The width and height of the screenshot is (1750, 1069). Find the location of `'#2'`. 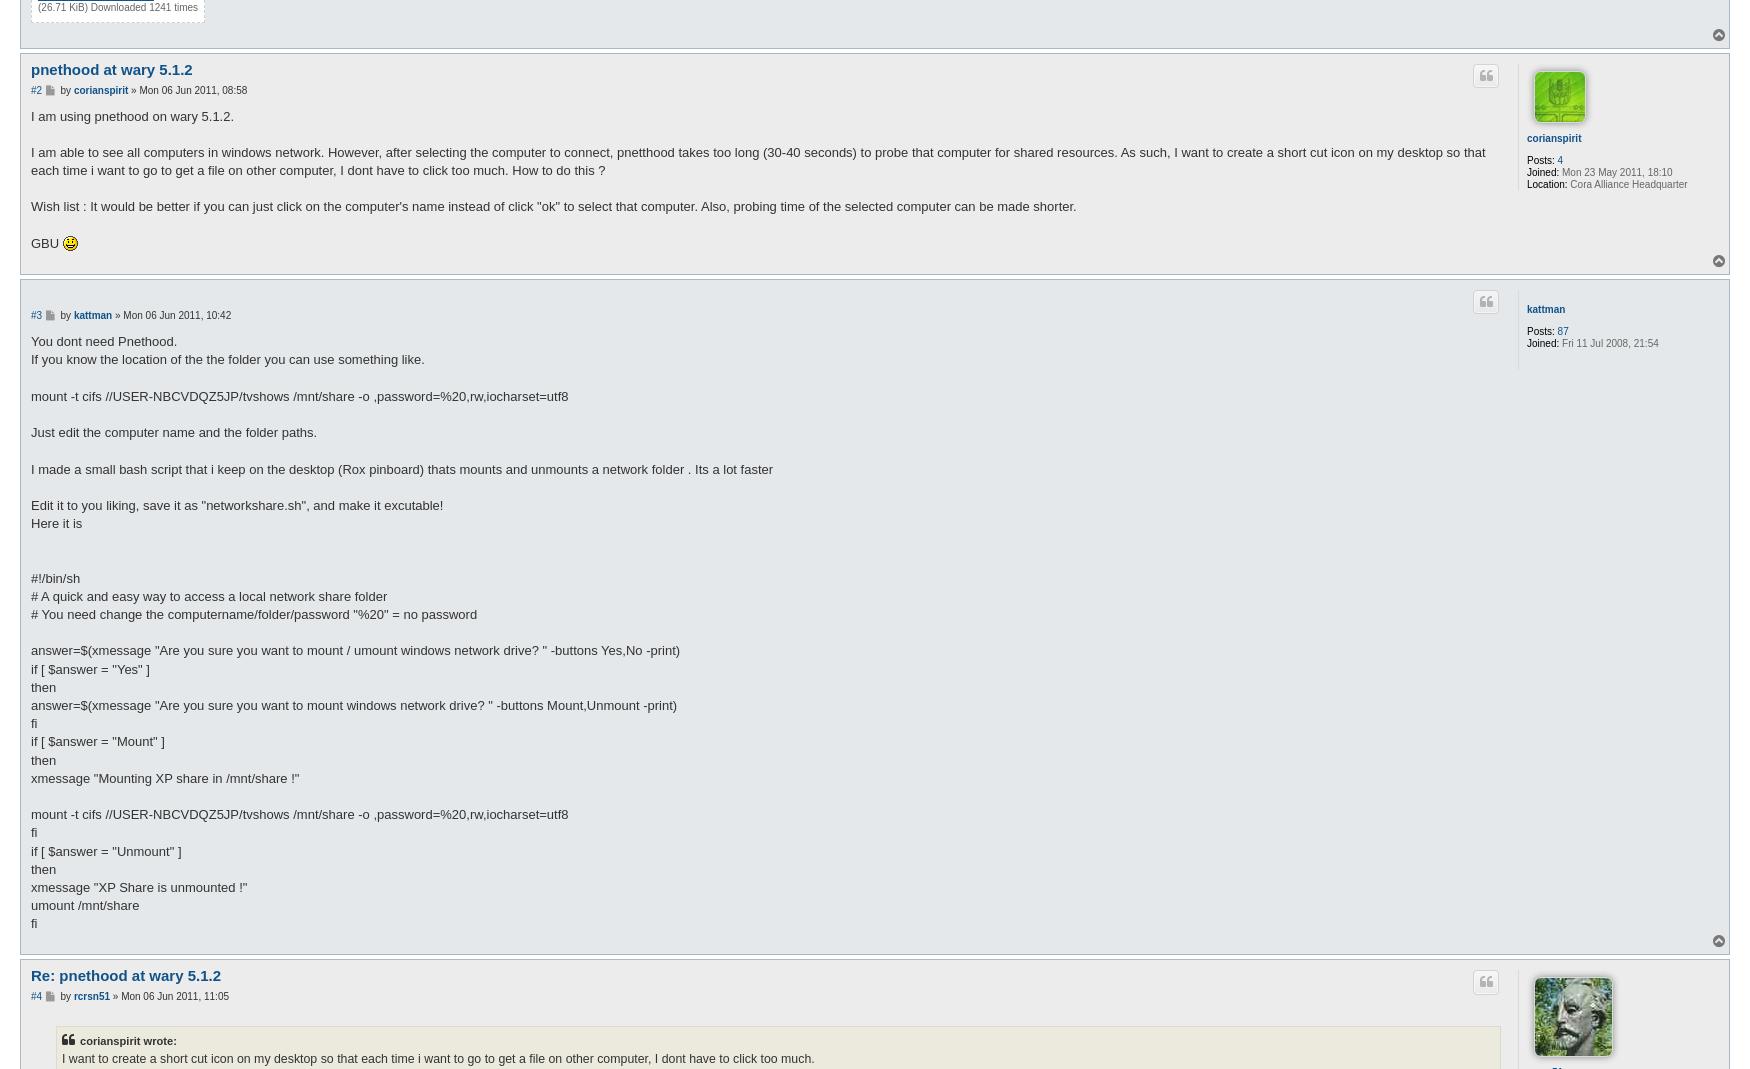

'#2' is located at coordinates (35, 88).